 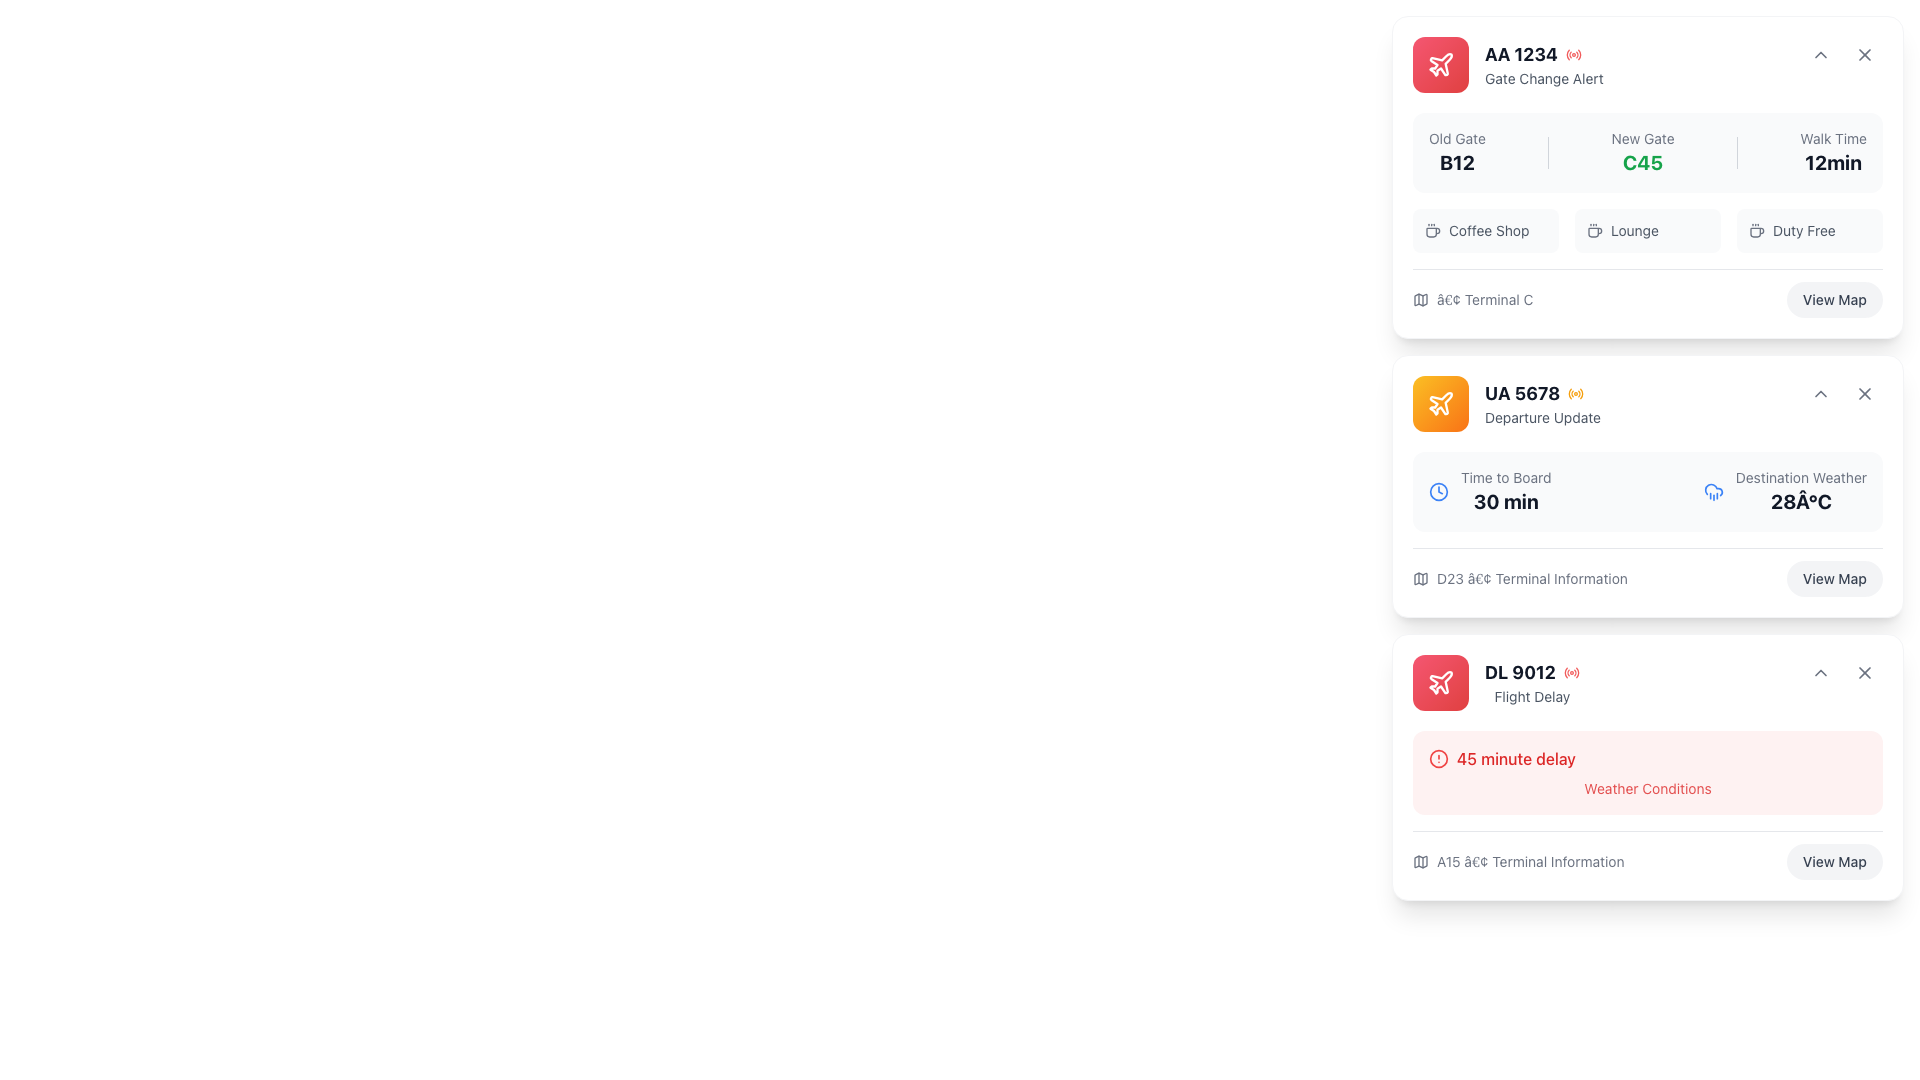 What do you see at coordinates (1541, 393) in the screenshot?
I see `the text label displaying 'UA 5678' with an orange signal-like icon located in the top section of the second card on the right-hand side of the interface` at bounding box center [1541, 393].